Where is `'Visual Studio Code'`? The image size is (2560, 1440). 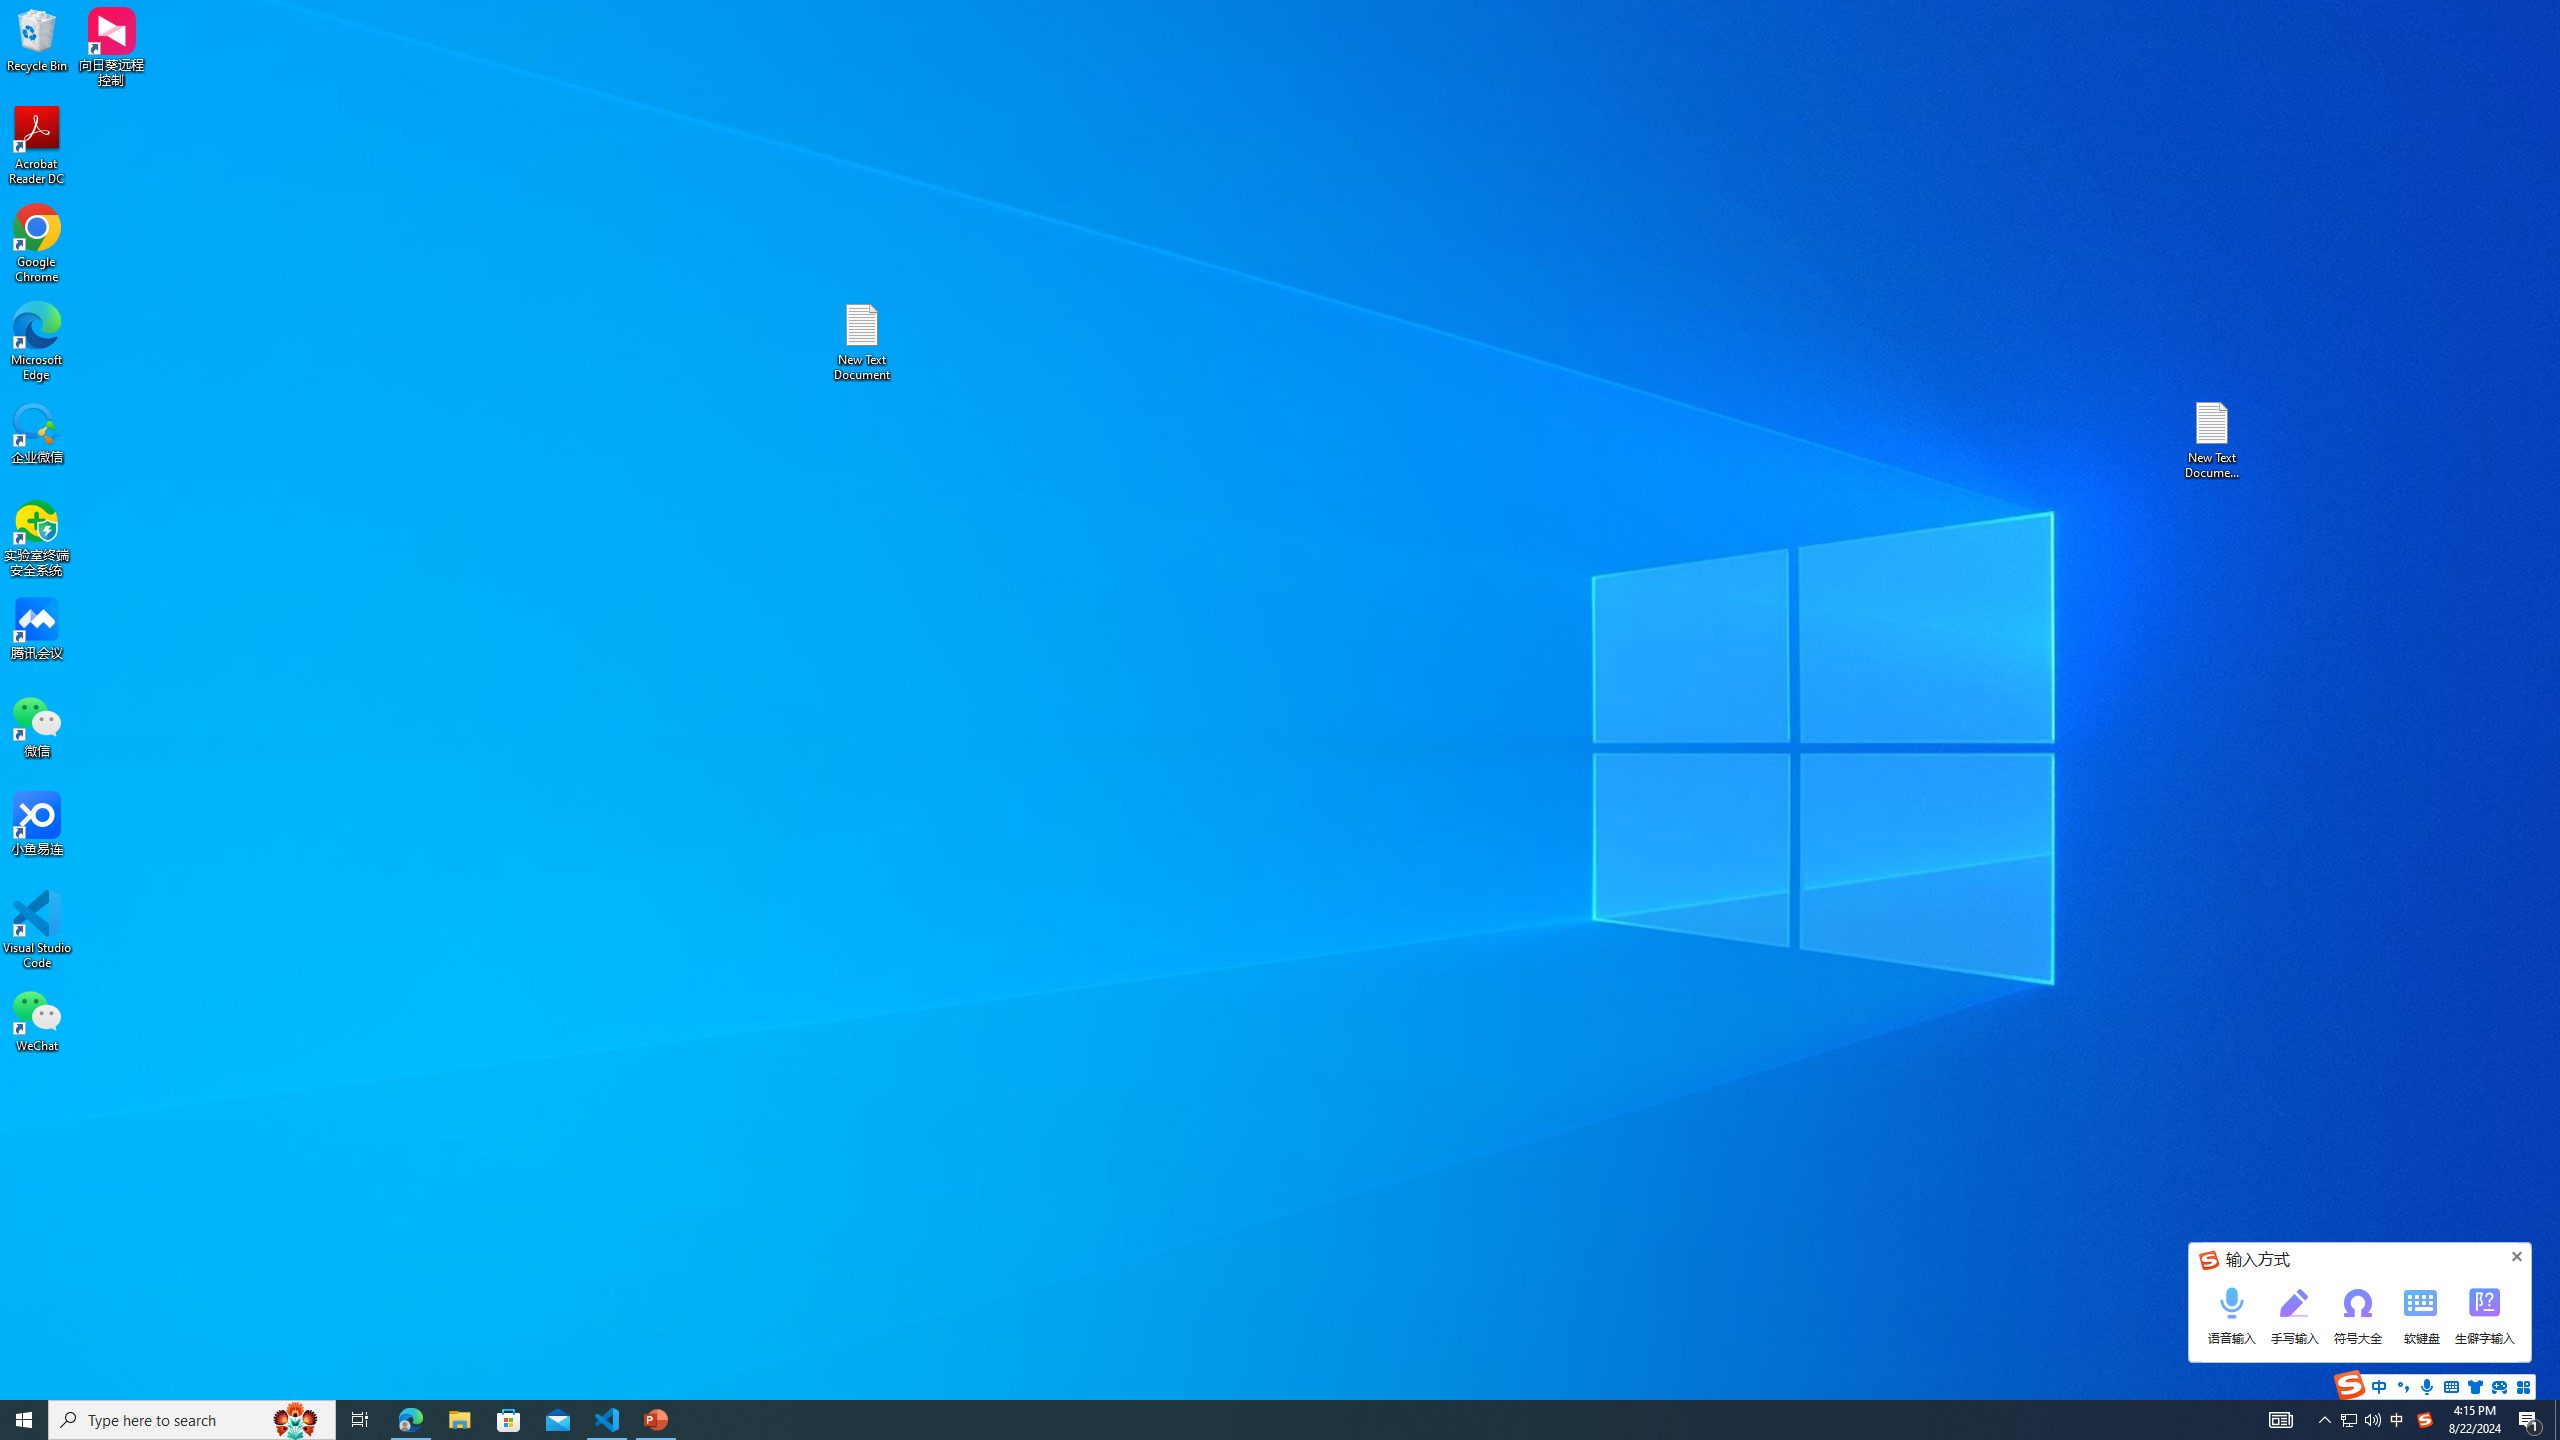 'Visual Studio Code' is located at coordinates (36, 928).